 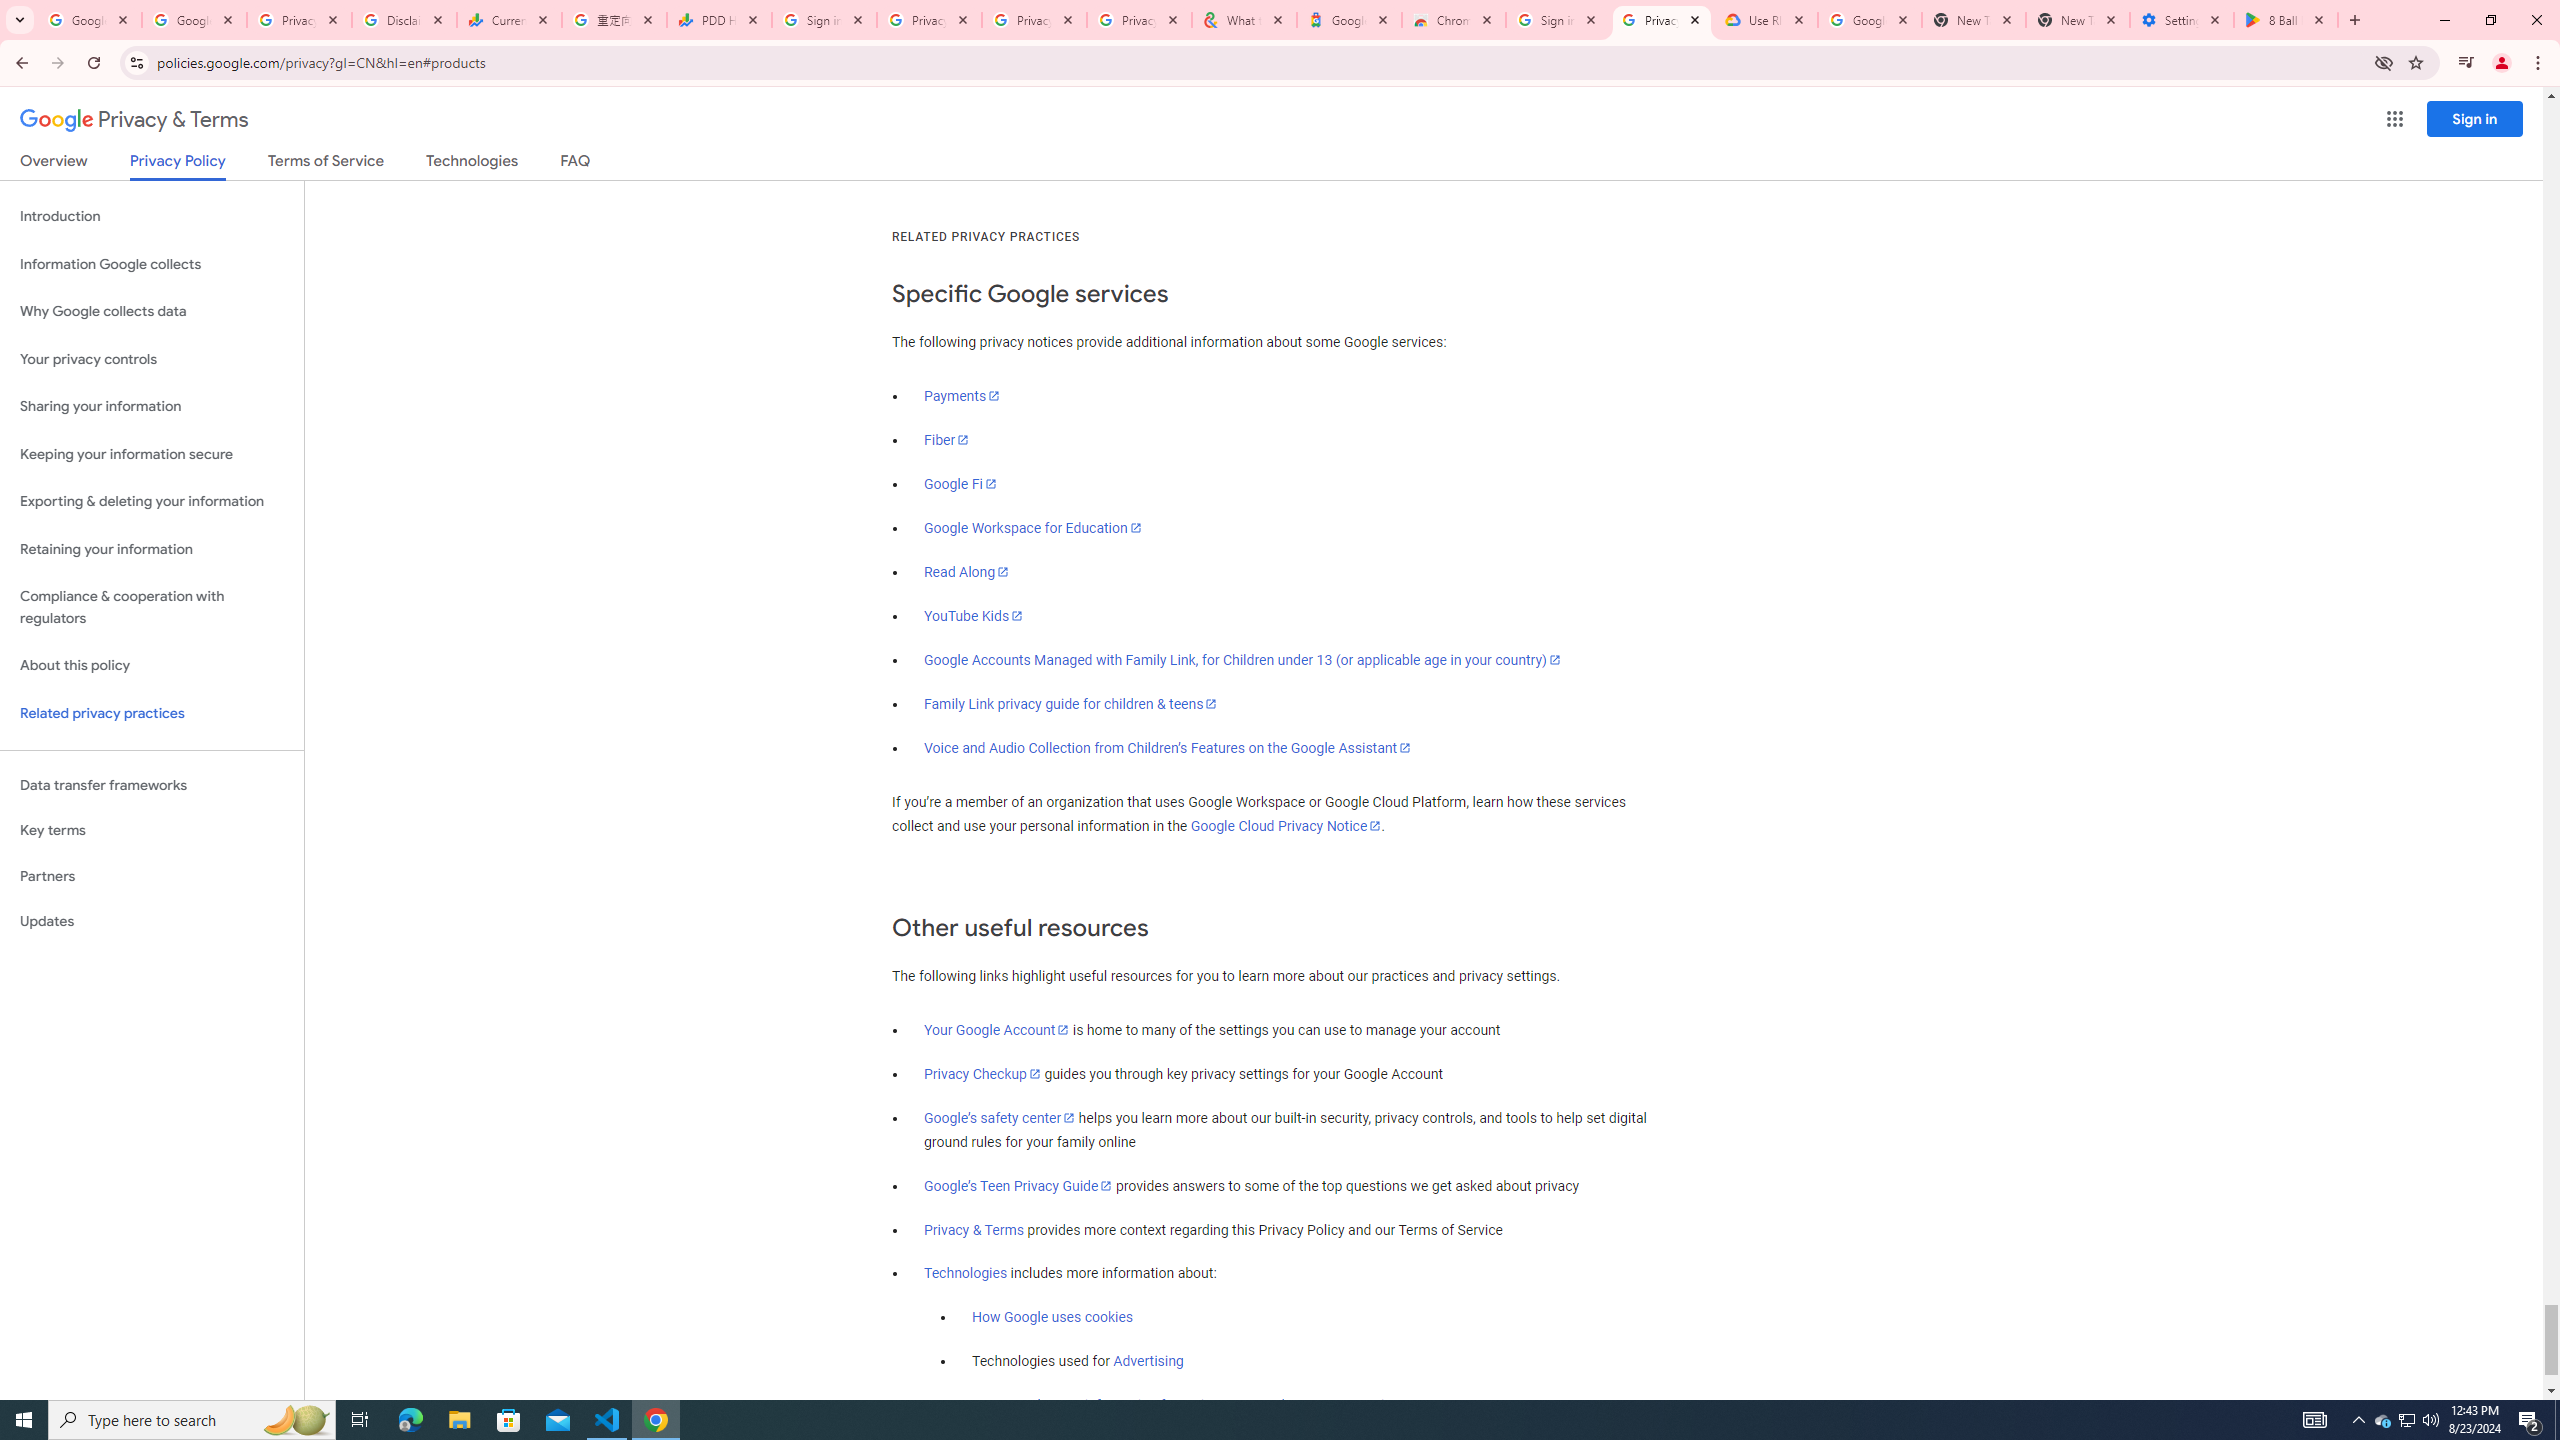 I want to click on 'Keeping your information secure', so click(x=151, y=455).